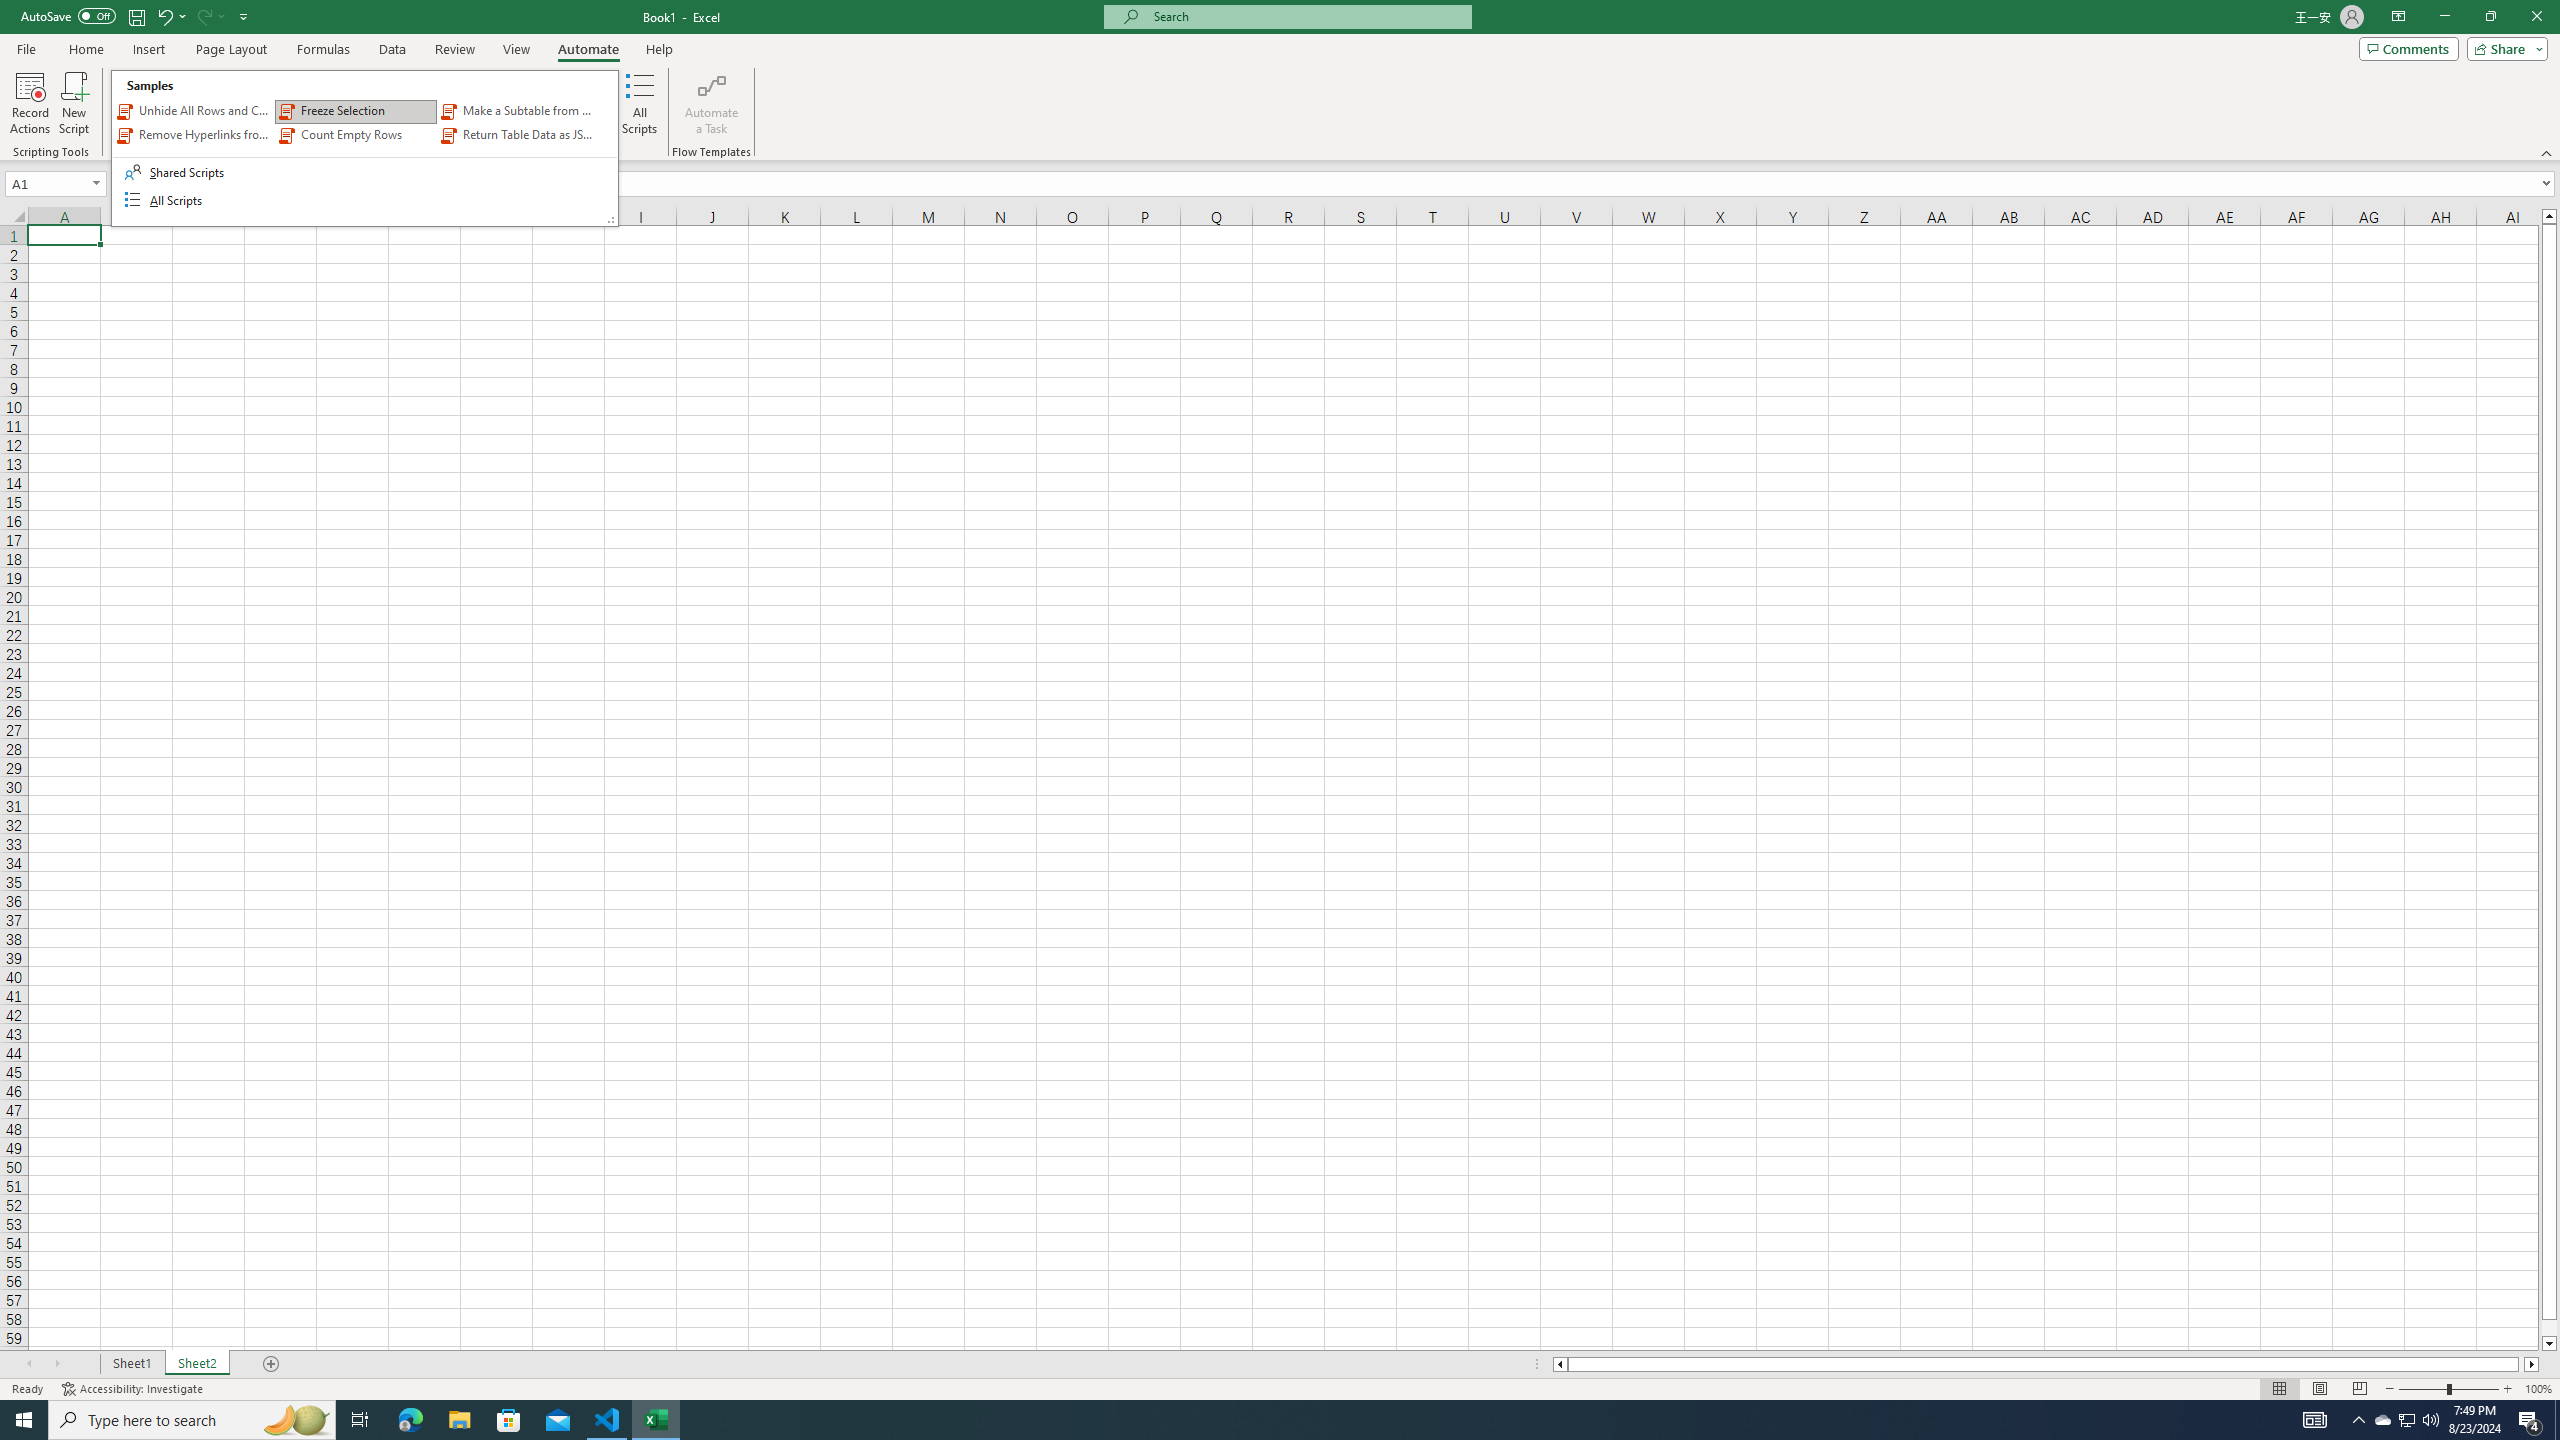 The width and height of the screenshot is (2560, 1440). What do you see at coordinates (2359, 1418) in the screenshot?
I see `'Notification Chevron'` at bounding box center [2359, 1418].